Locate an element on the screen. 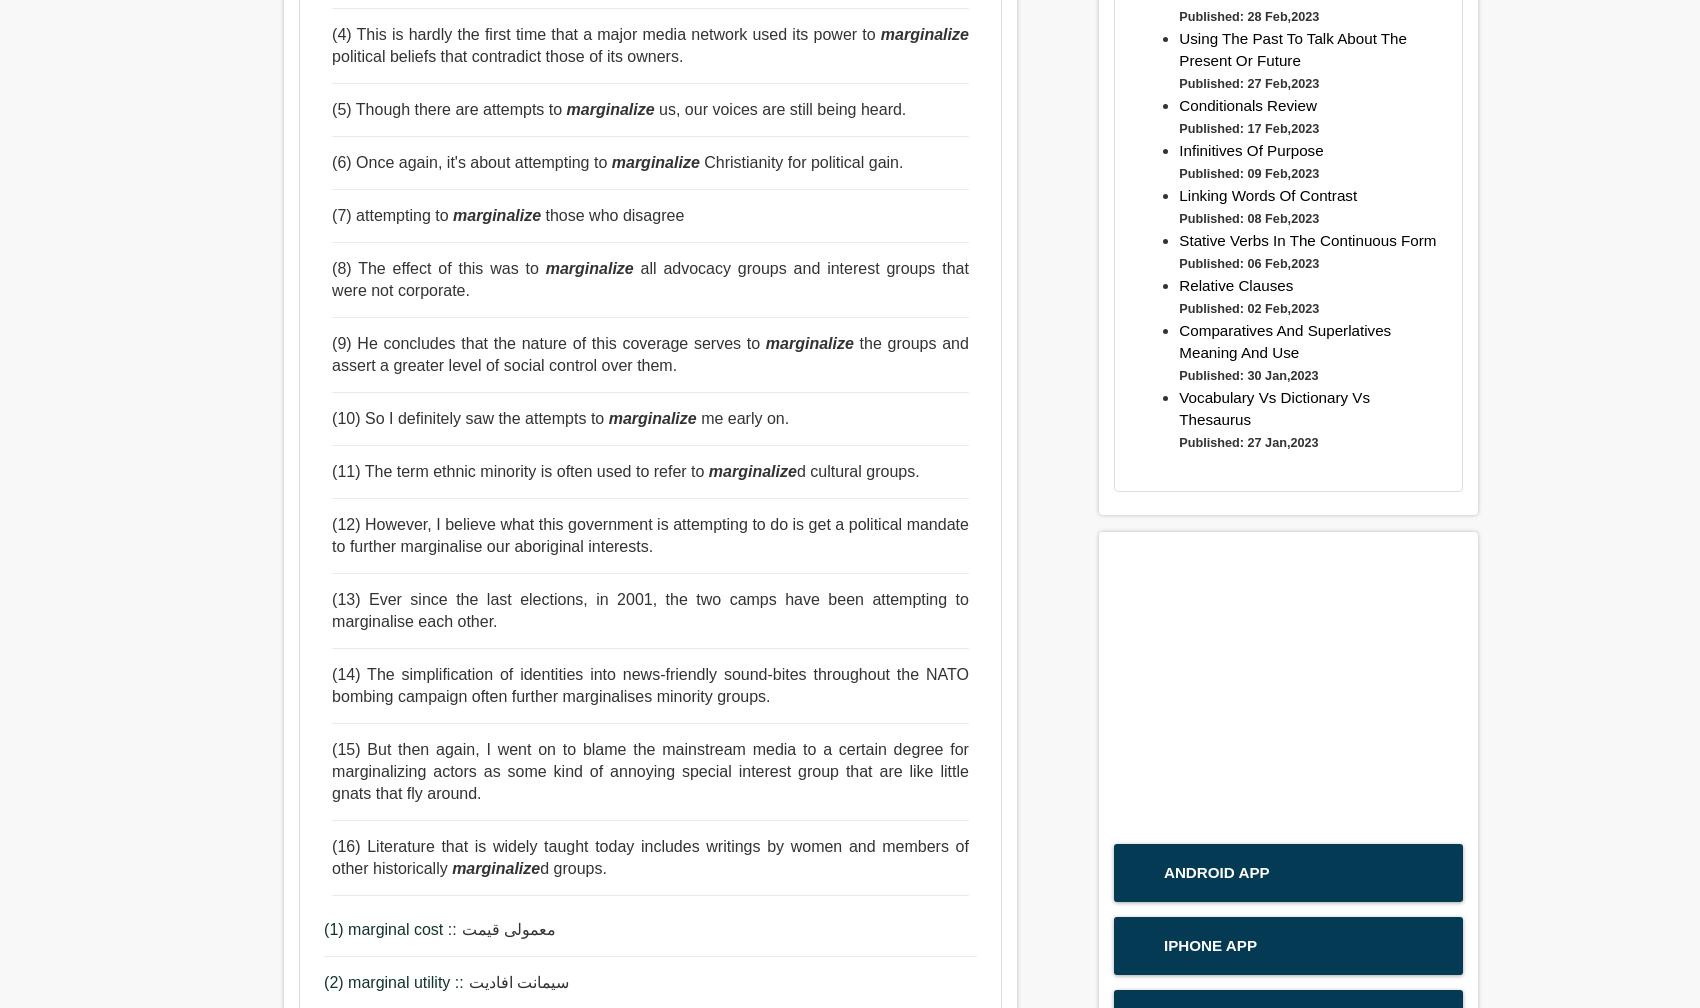 The height and width of the screenshot is (1008, 1700). 'Published: 27 Jan,2023' is located at coordinates (1247, 442).